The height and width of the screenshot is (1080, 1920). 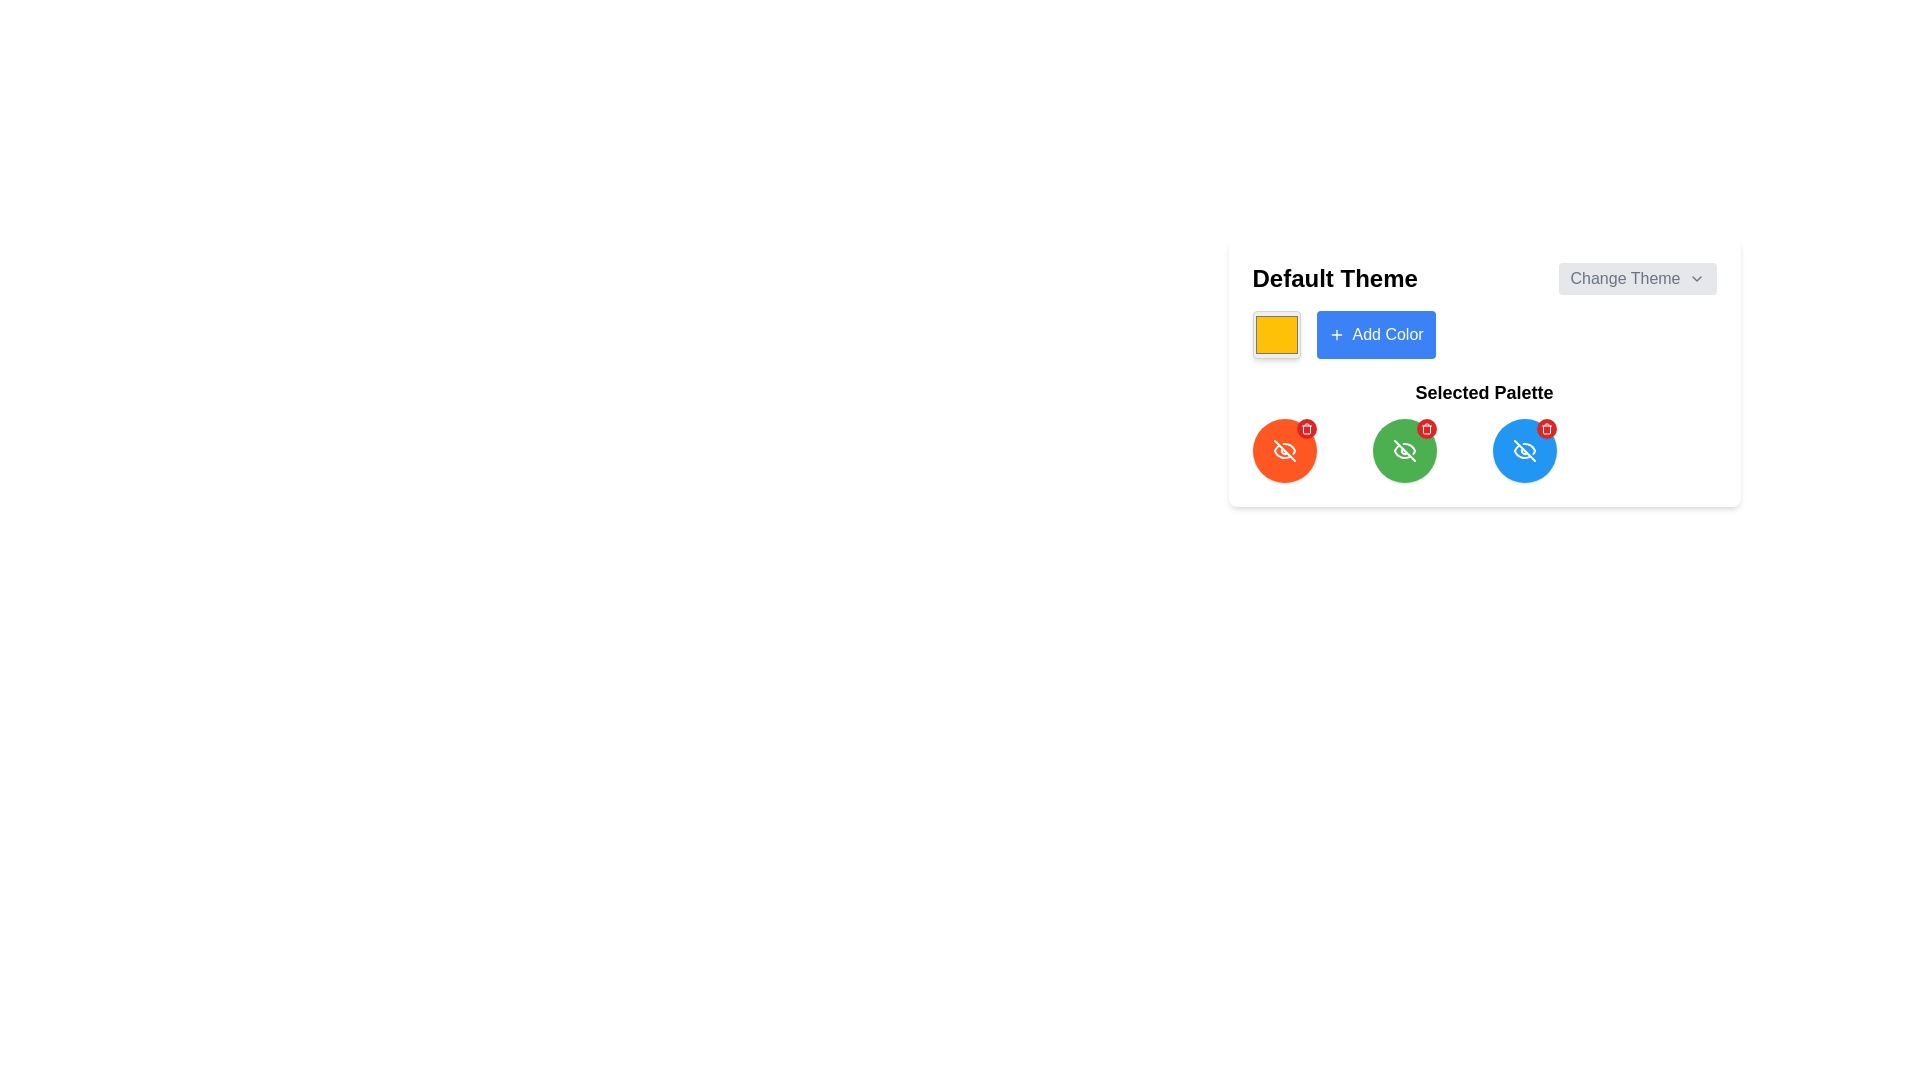 I want to click on the top right portion of the eye-off icon within the green circular button in the 'Selected Palette' section, which is the second button from the left, so click(x=1407, y=447).